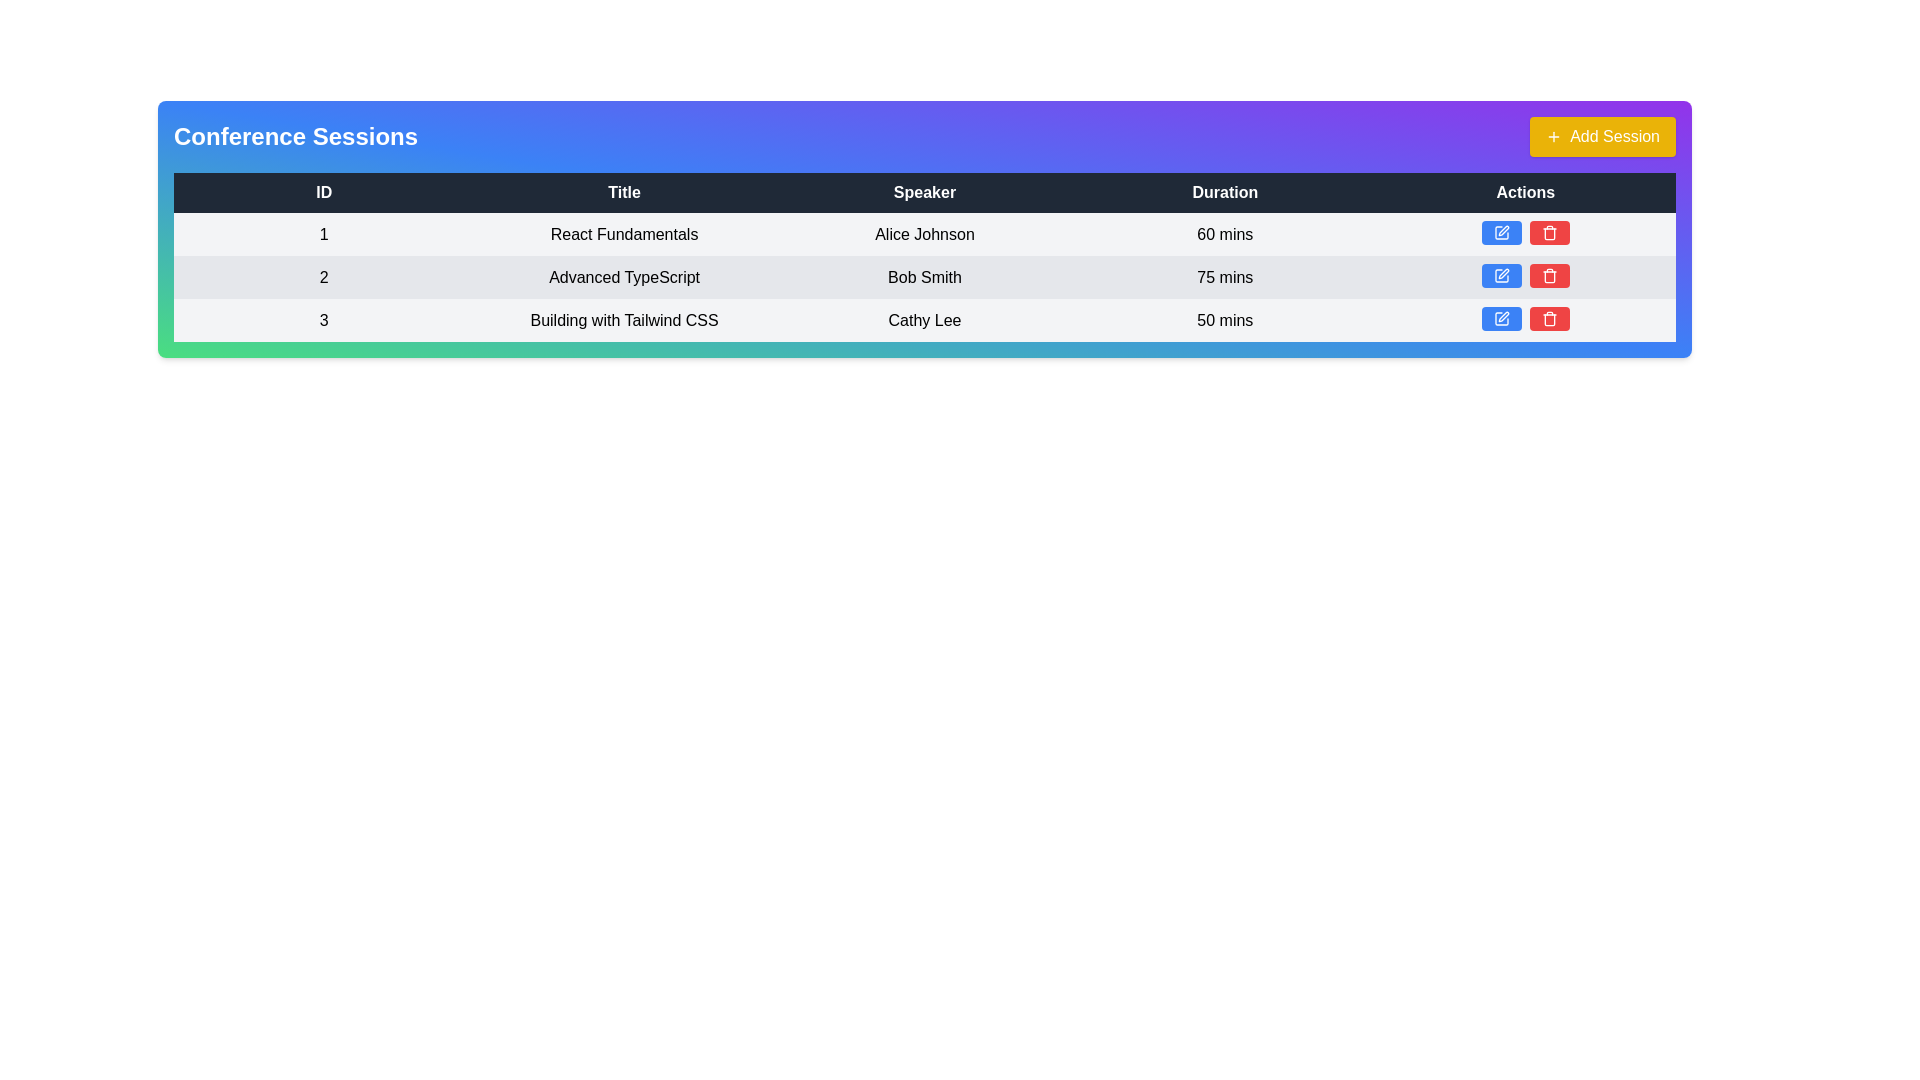  What do you see at coordinates (1501, 318) in the screenshot?
I see `the first button in the 'Actions' column of the last row in the visible table` at bounding box center [1501, 318].